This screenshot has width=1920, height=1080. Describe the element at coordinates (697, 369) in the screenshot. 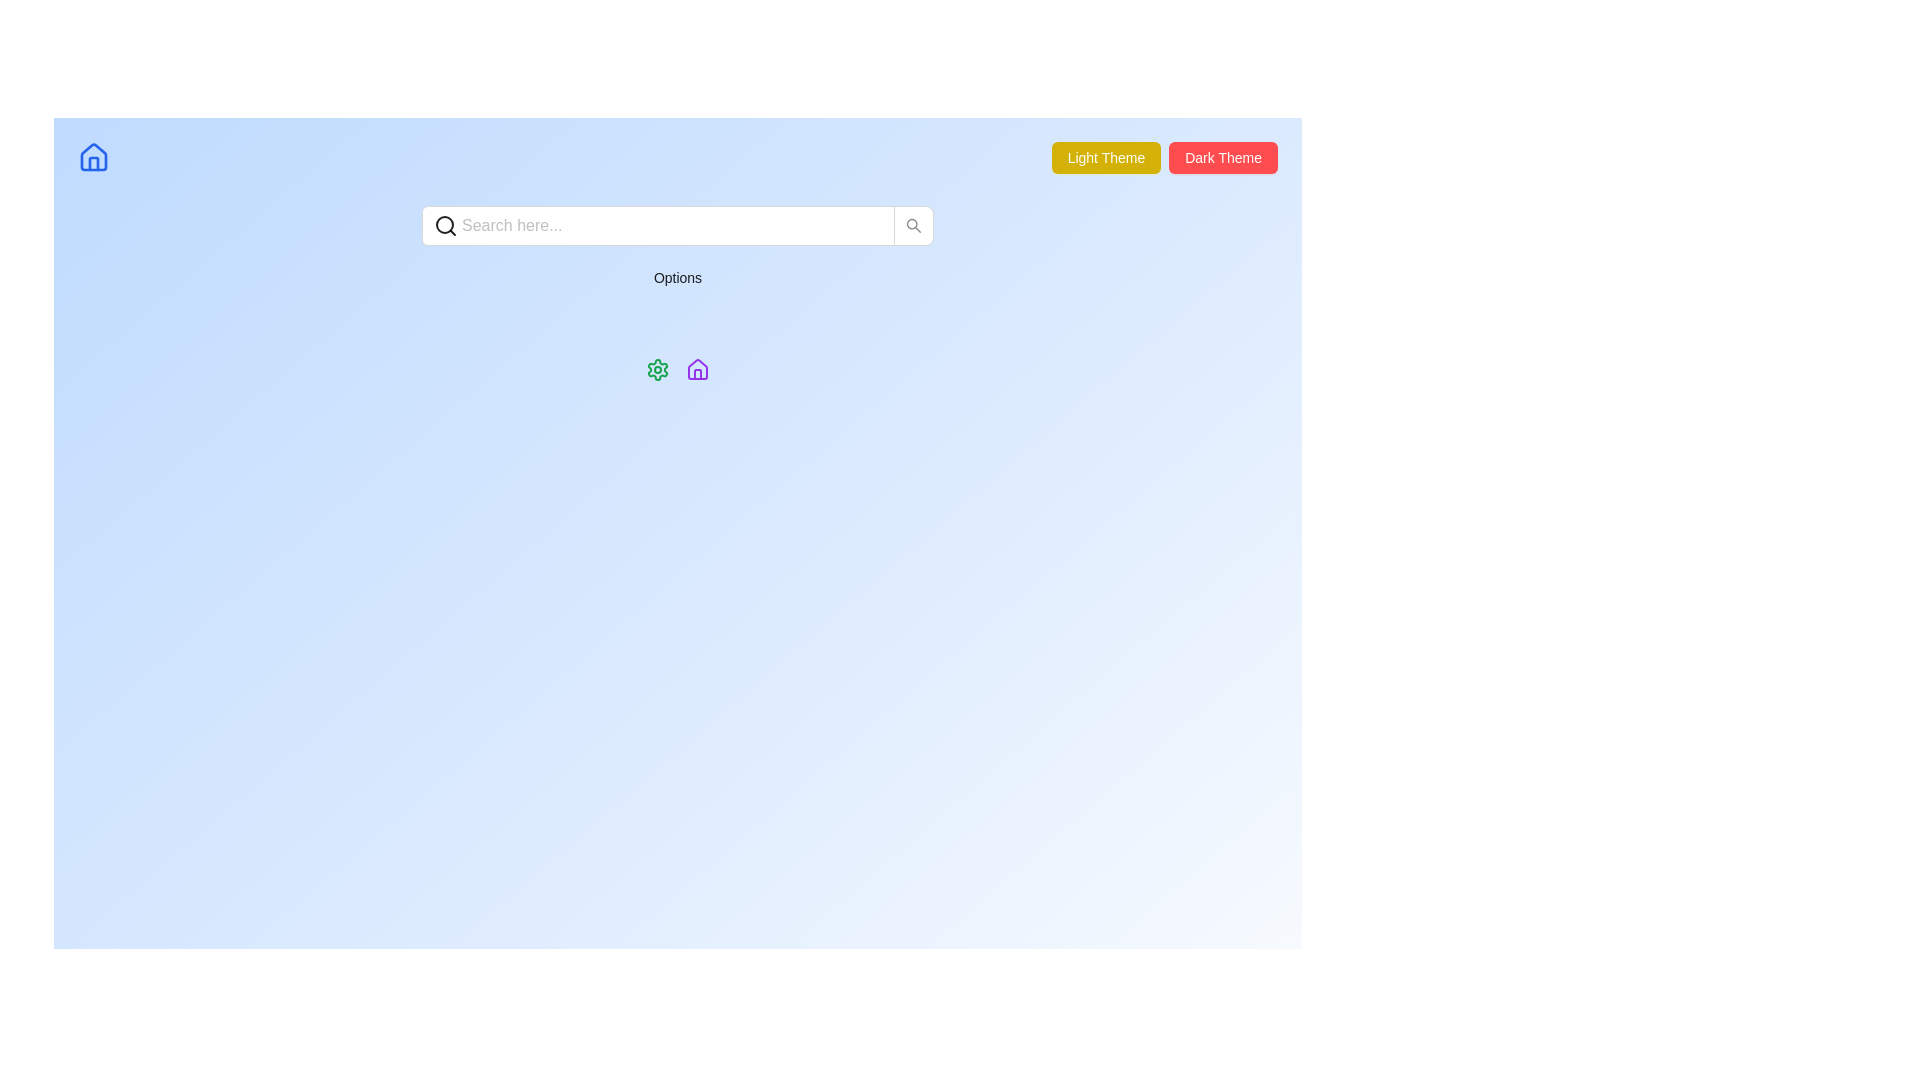

I see `the stylized outline of a house icon, which is part of the 'Options' group located below the search bar, to the right of the green gear icon` at that location.